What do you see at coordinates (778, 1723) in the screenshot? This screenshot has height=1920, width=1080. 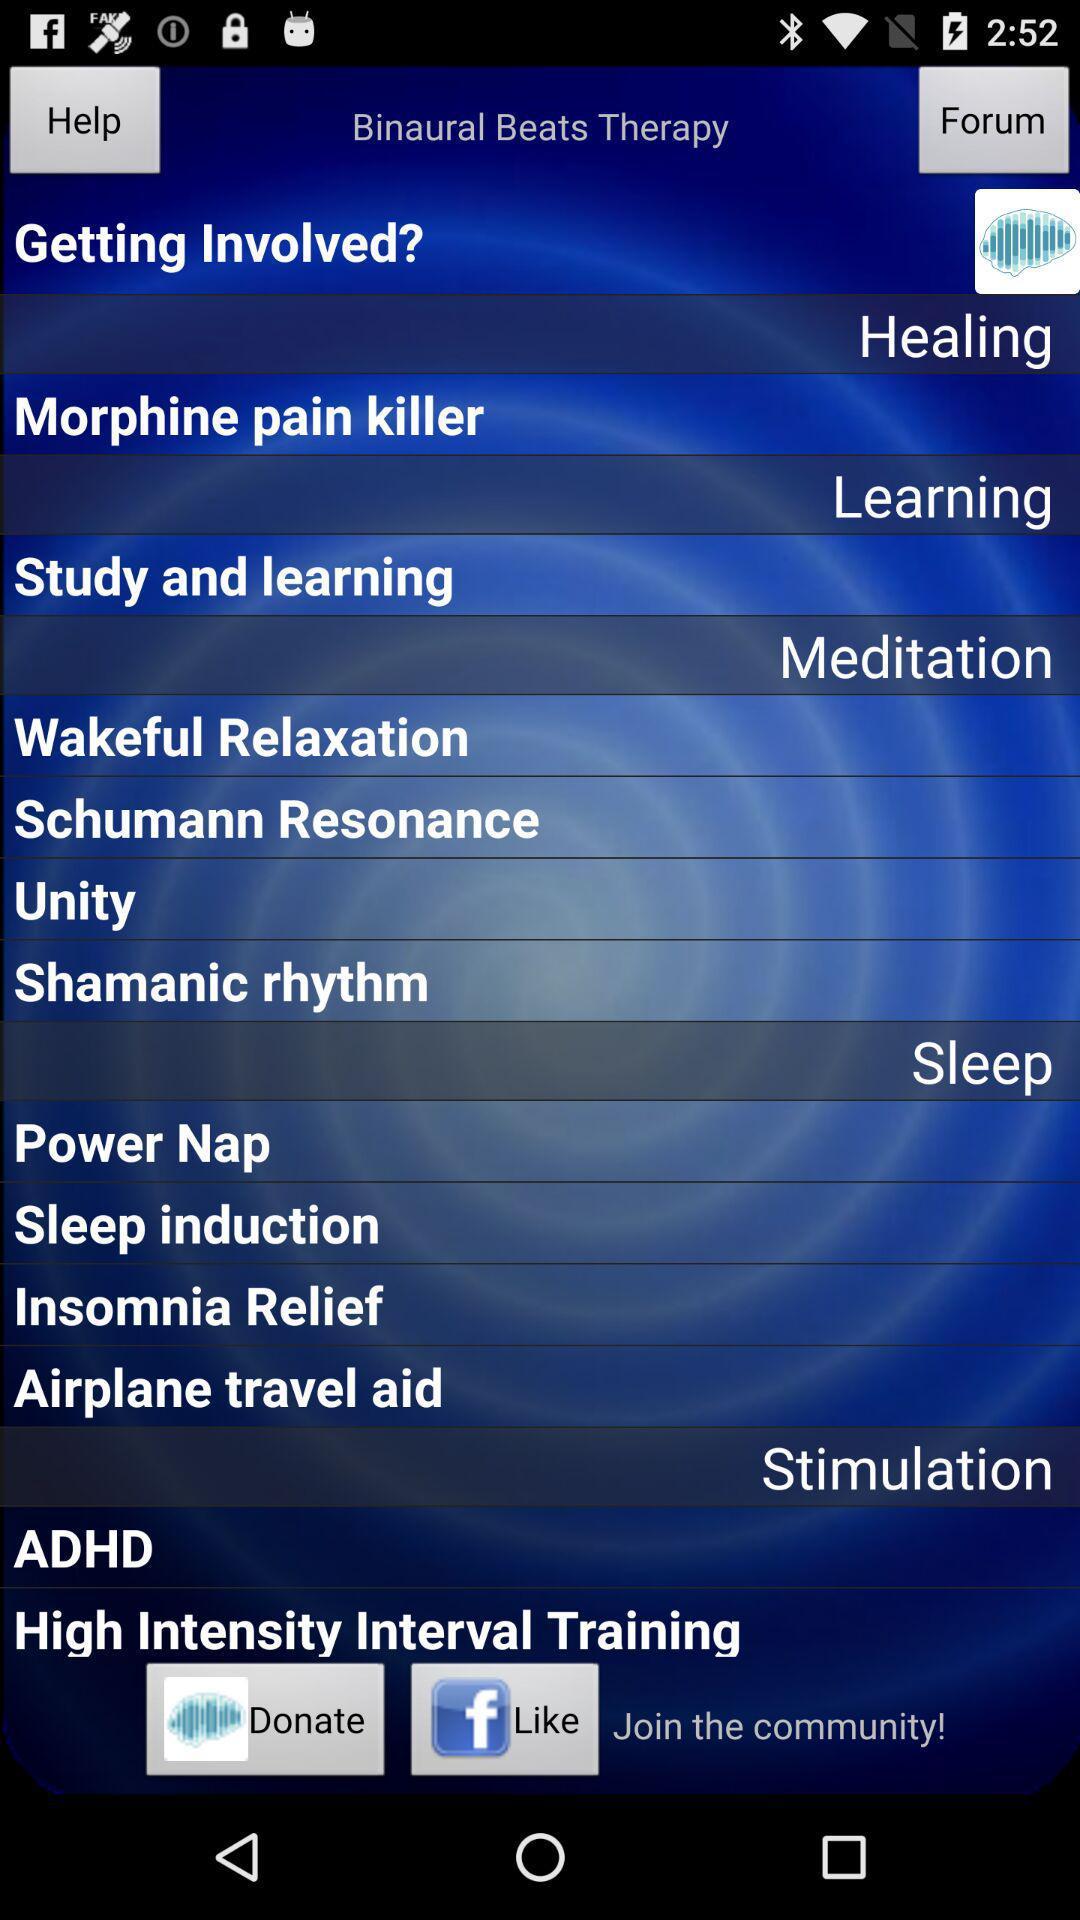 I see `icon to the right of like` at bounding box center [778, 1723].